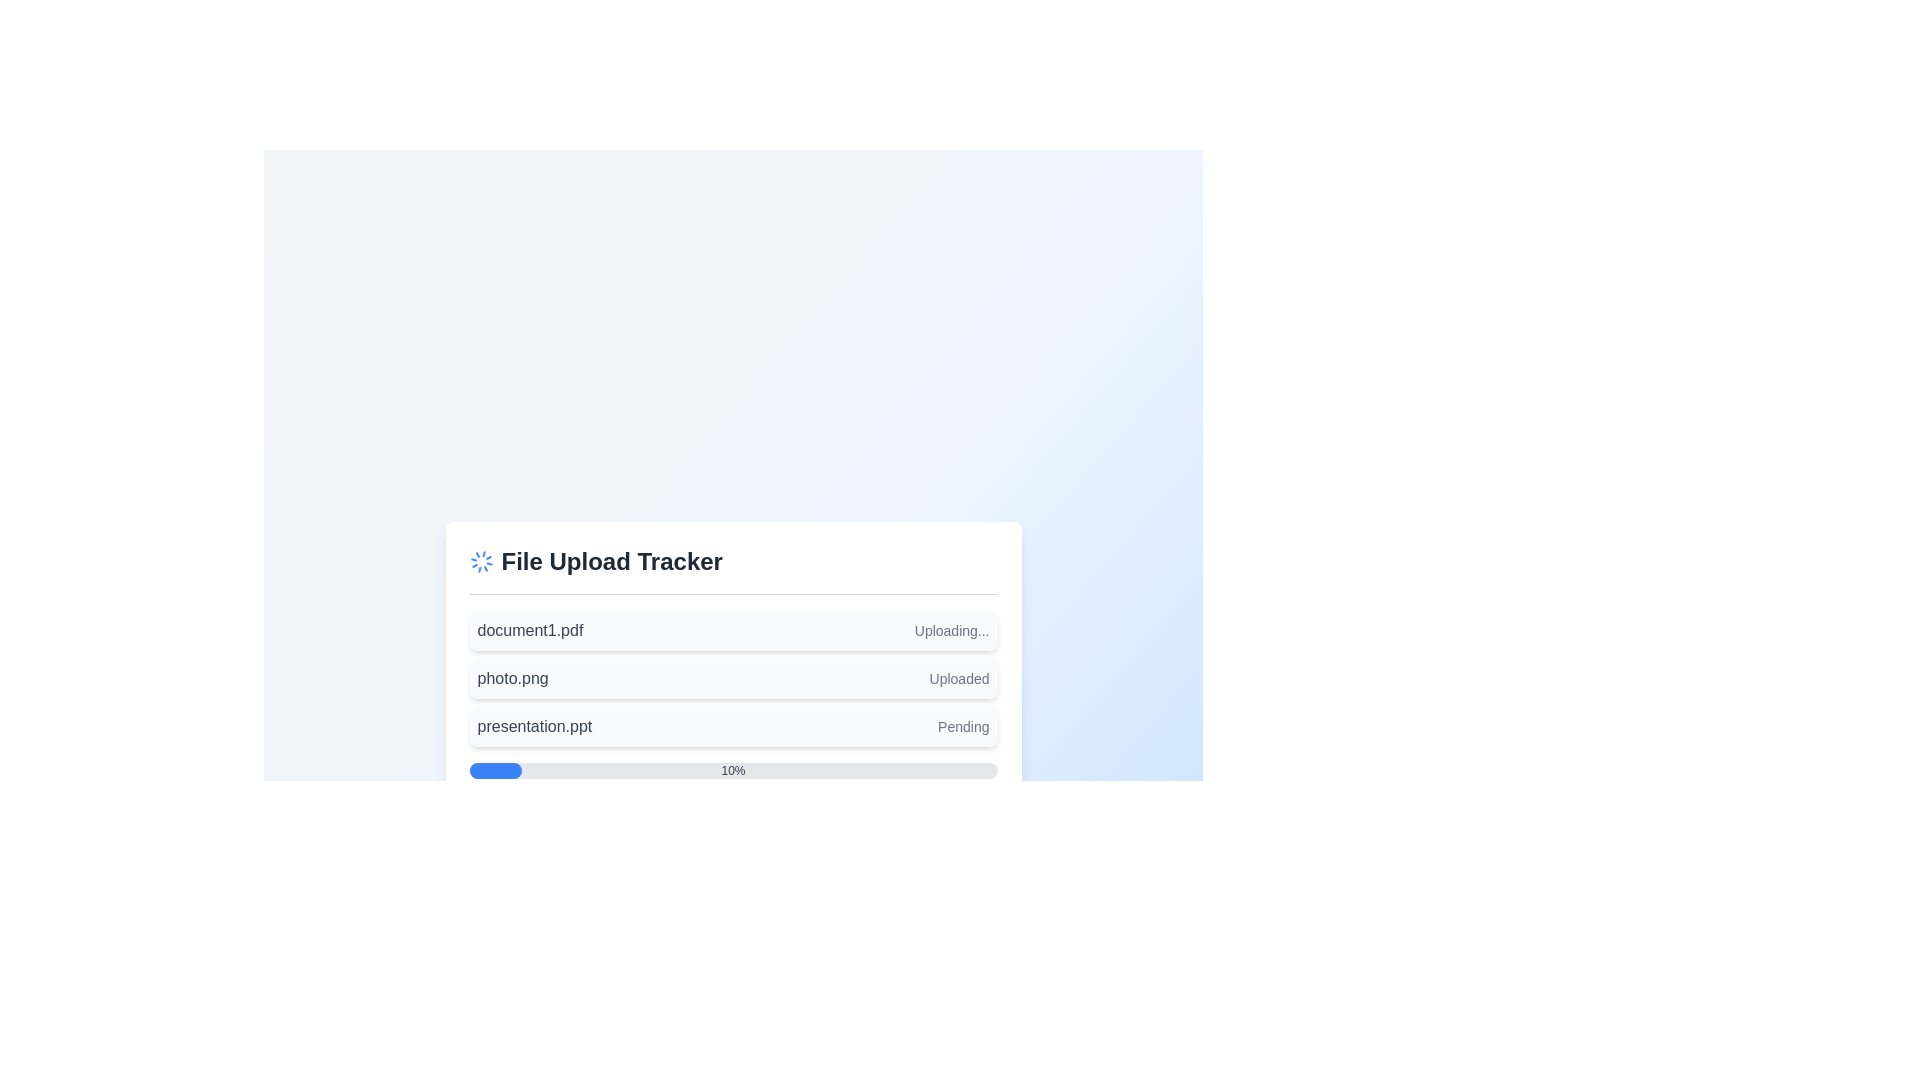 The image size is (1920, 1080). Describe the element at coordinates (495, 769) in the screenshot. I see `the Progress bar component located beneath the file entries 'document1.pdf', 'photo.png', and 'presentation.ppt' in the 'File Upload Tracker' section` at that location.